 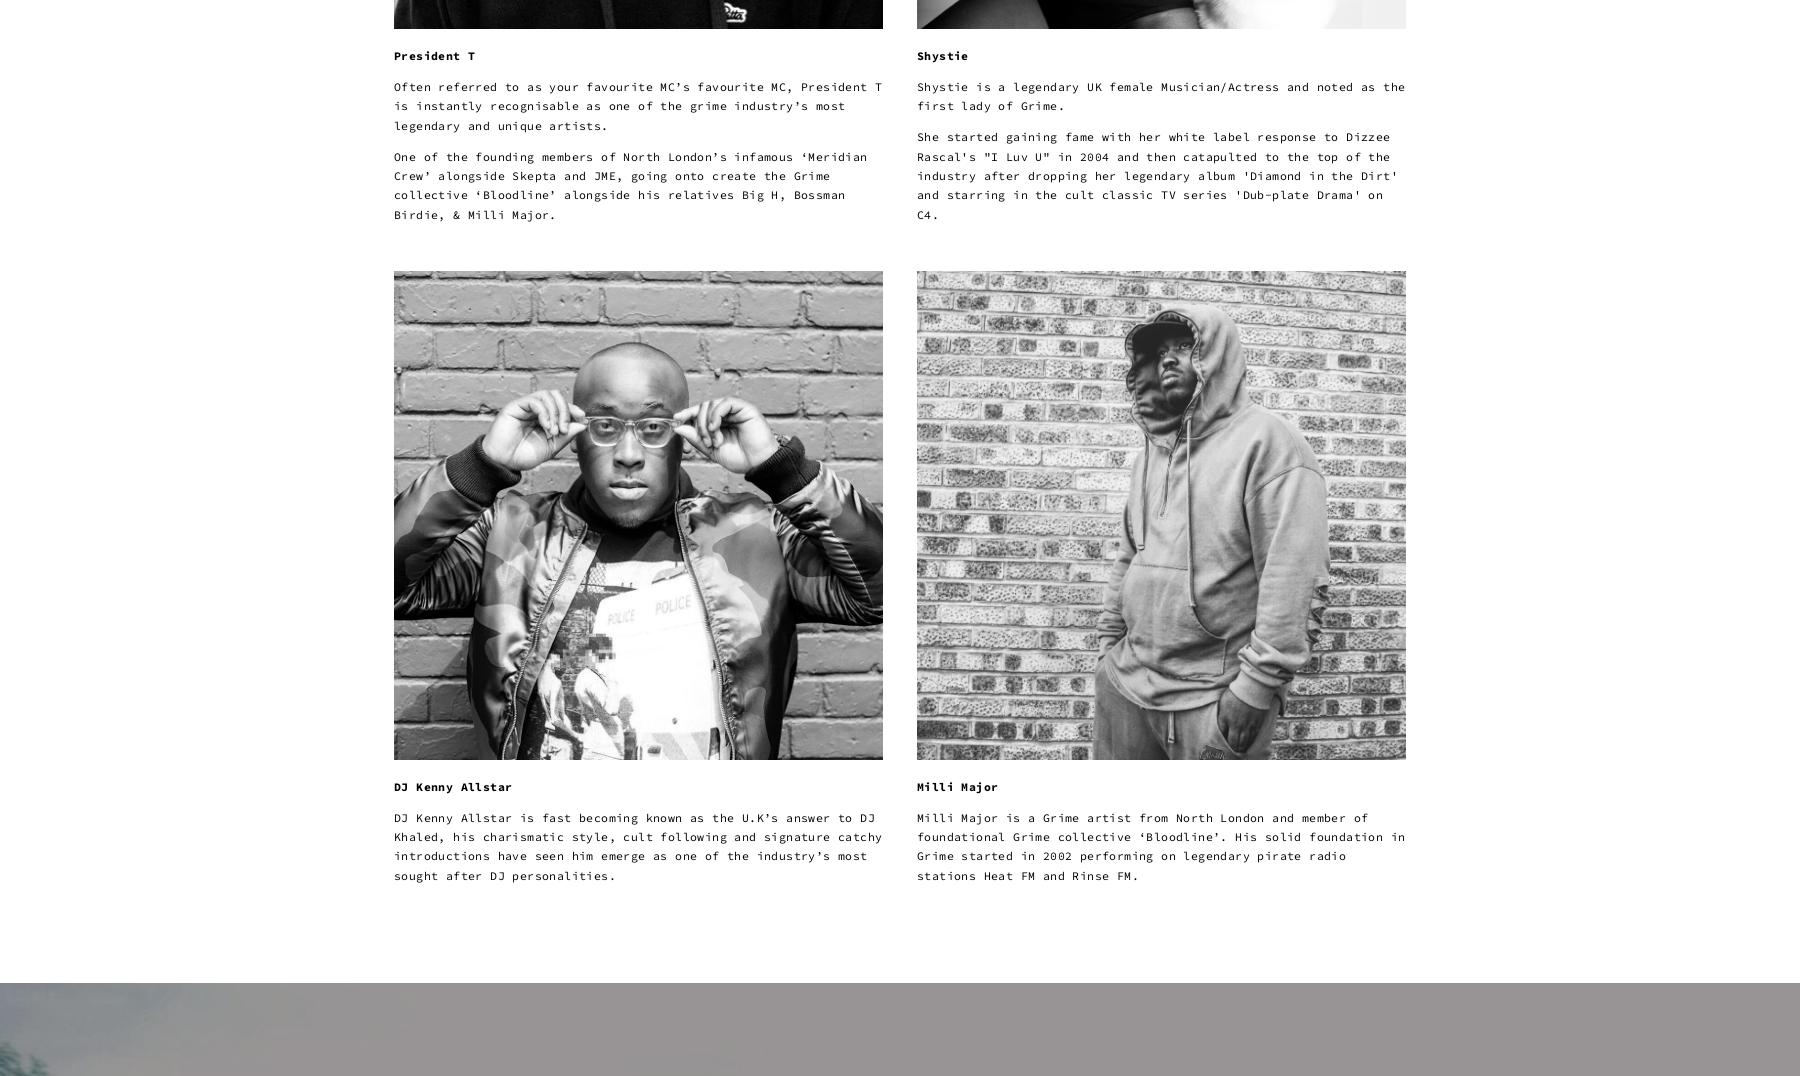 I want to click on 'Milli Major is a Grime artist from North London and member of foundational Grime collective ‘Bloodline’. His solid foundation in Grime started in 2002 performing on legendary pirate radio stations Heat FM and Rinse FM.', so click(x=1160, y=844).